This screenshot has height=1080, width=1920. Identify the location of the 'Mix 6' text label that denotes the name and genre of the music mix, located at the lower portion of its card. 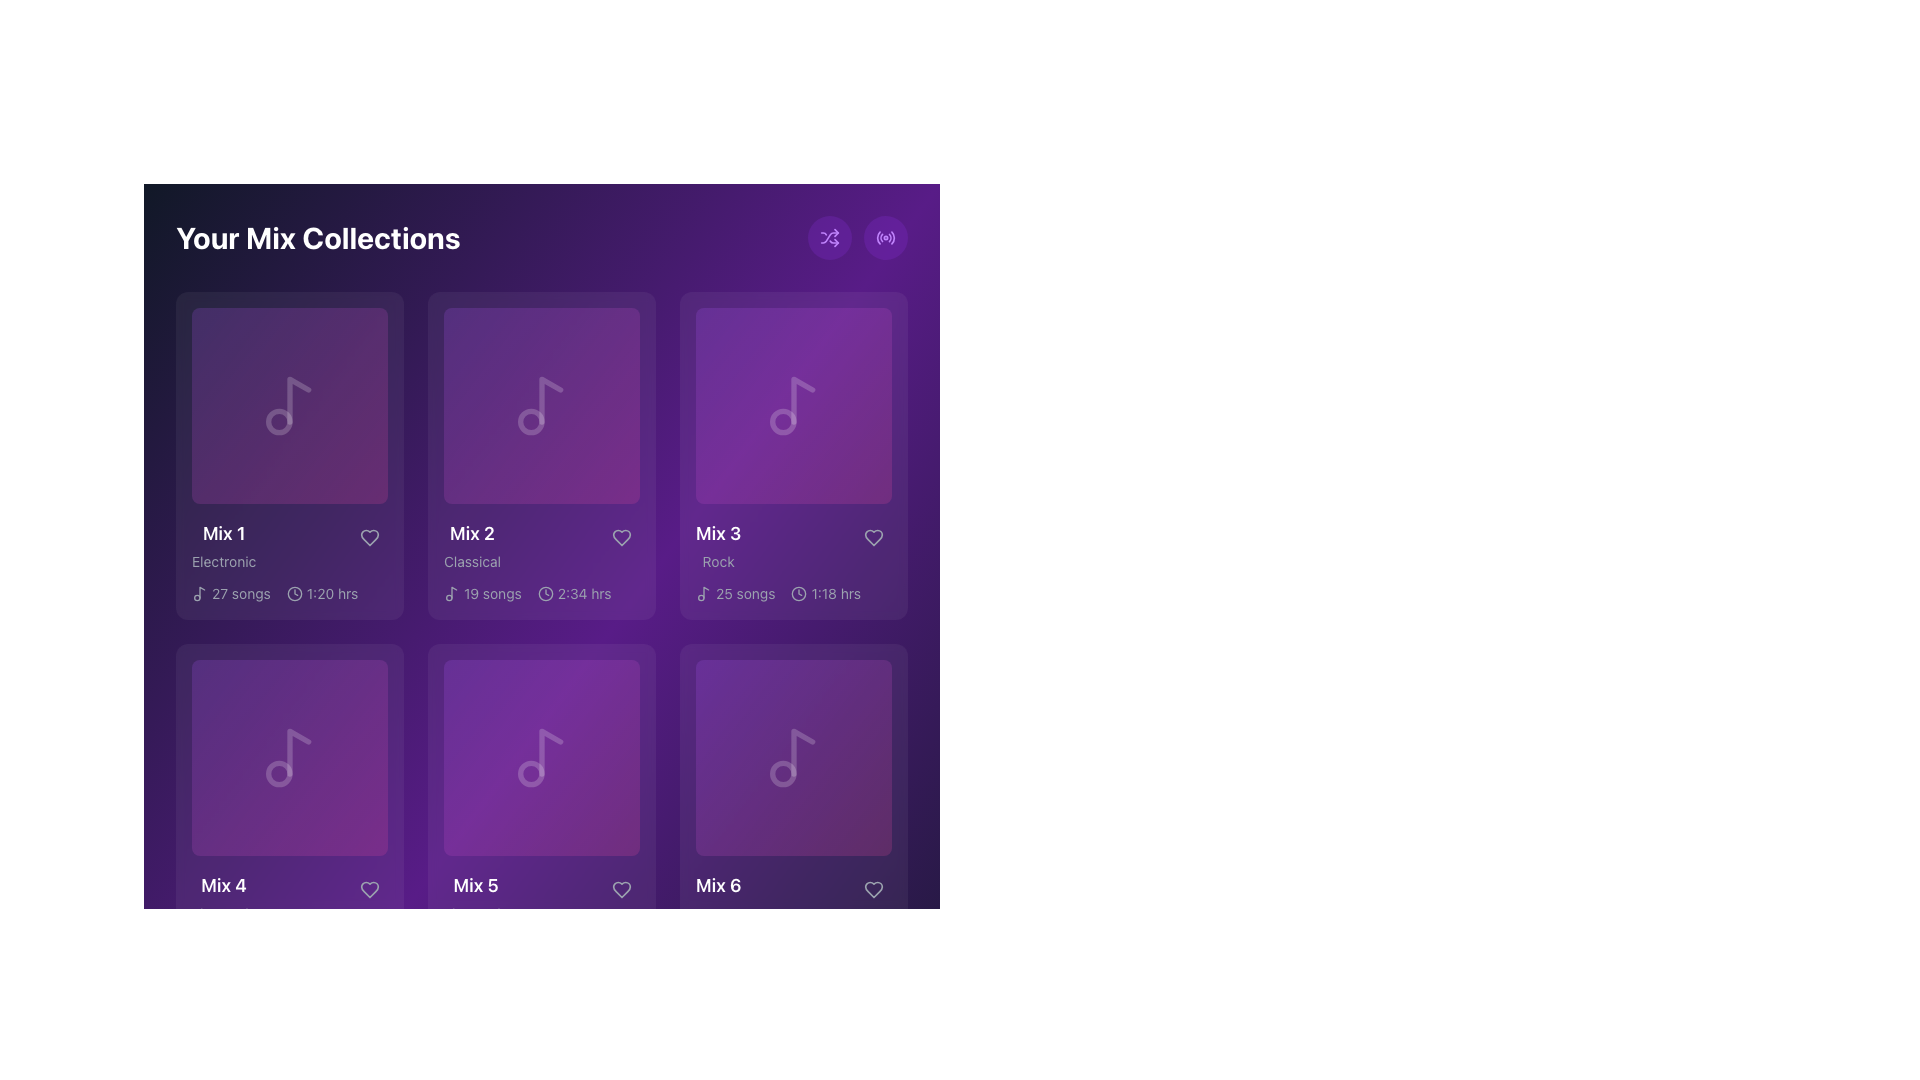
(792, 897).